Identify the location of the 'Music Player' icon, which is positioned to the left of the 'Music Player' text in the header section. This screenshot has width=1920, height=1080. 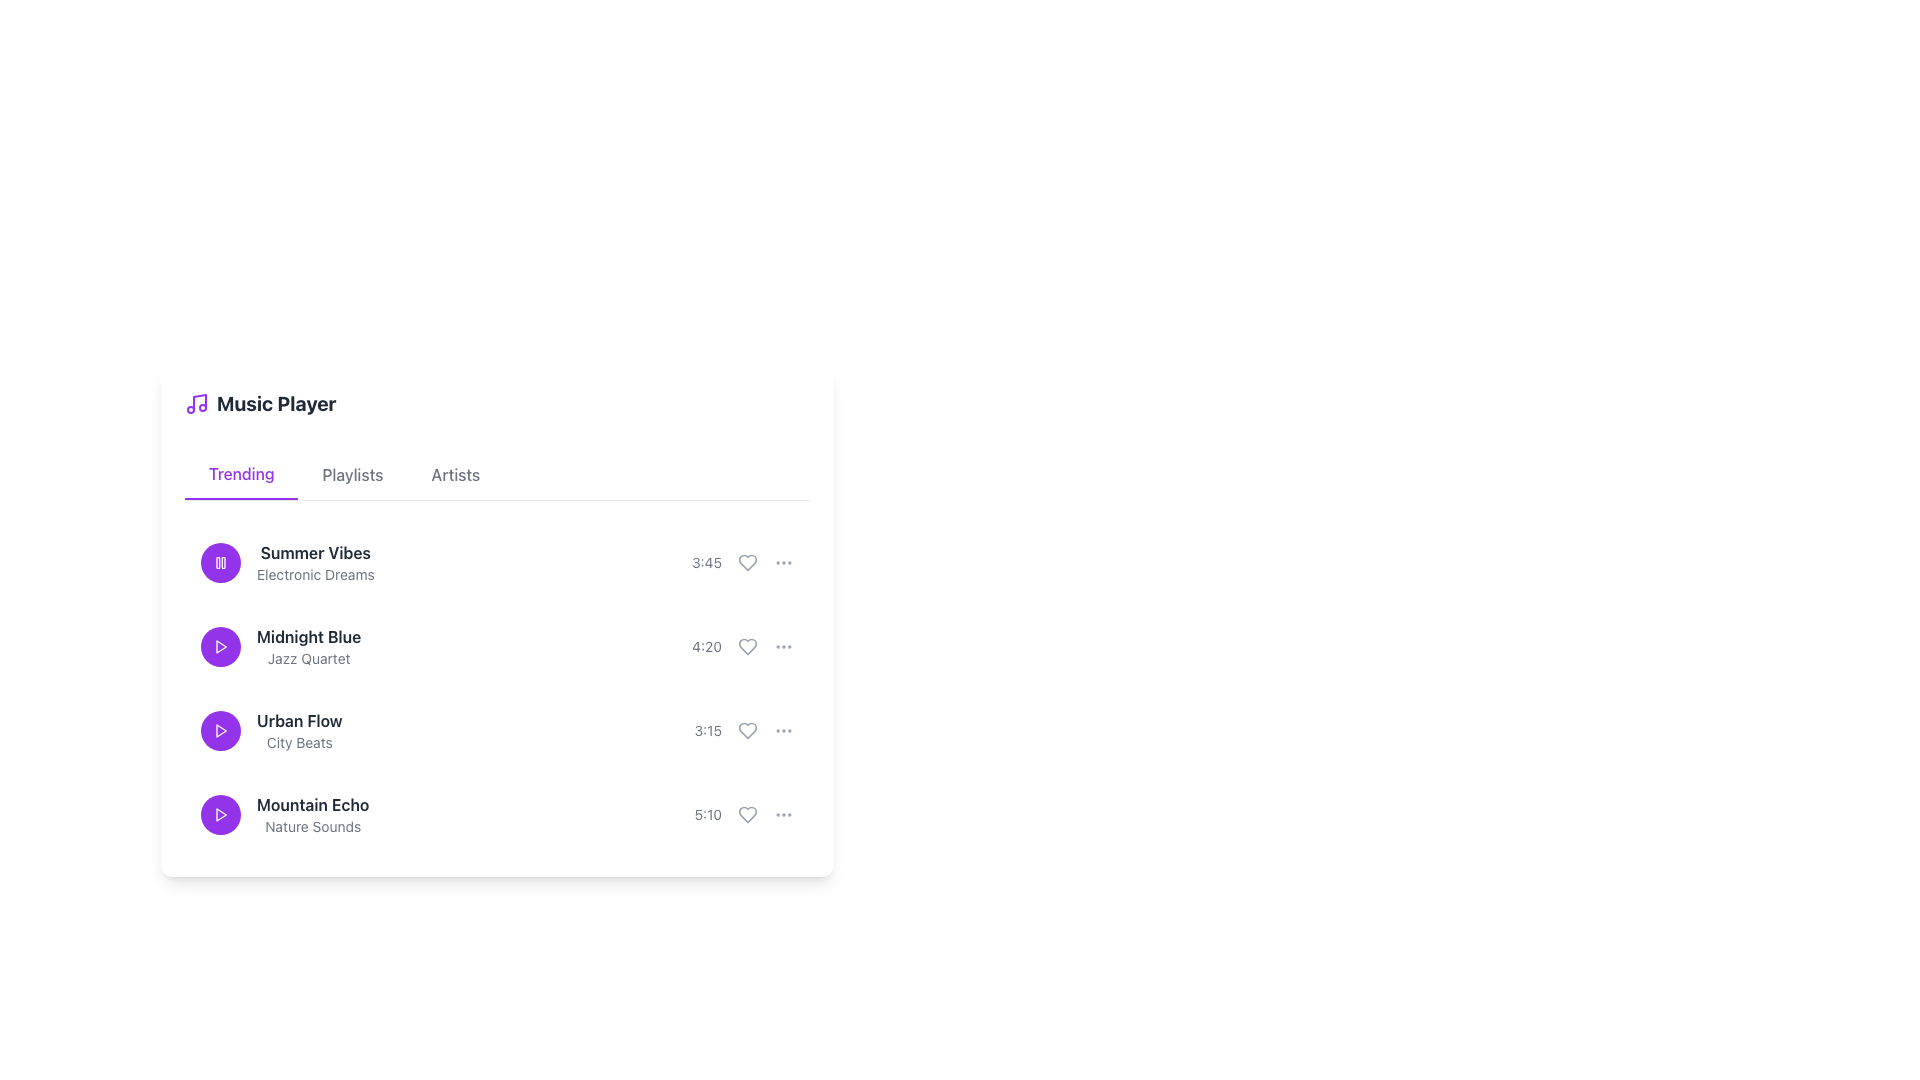
(196, 404).